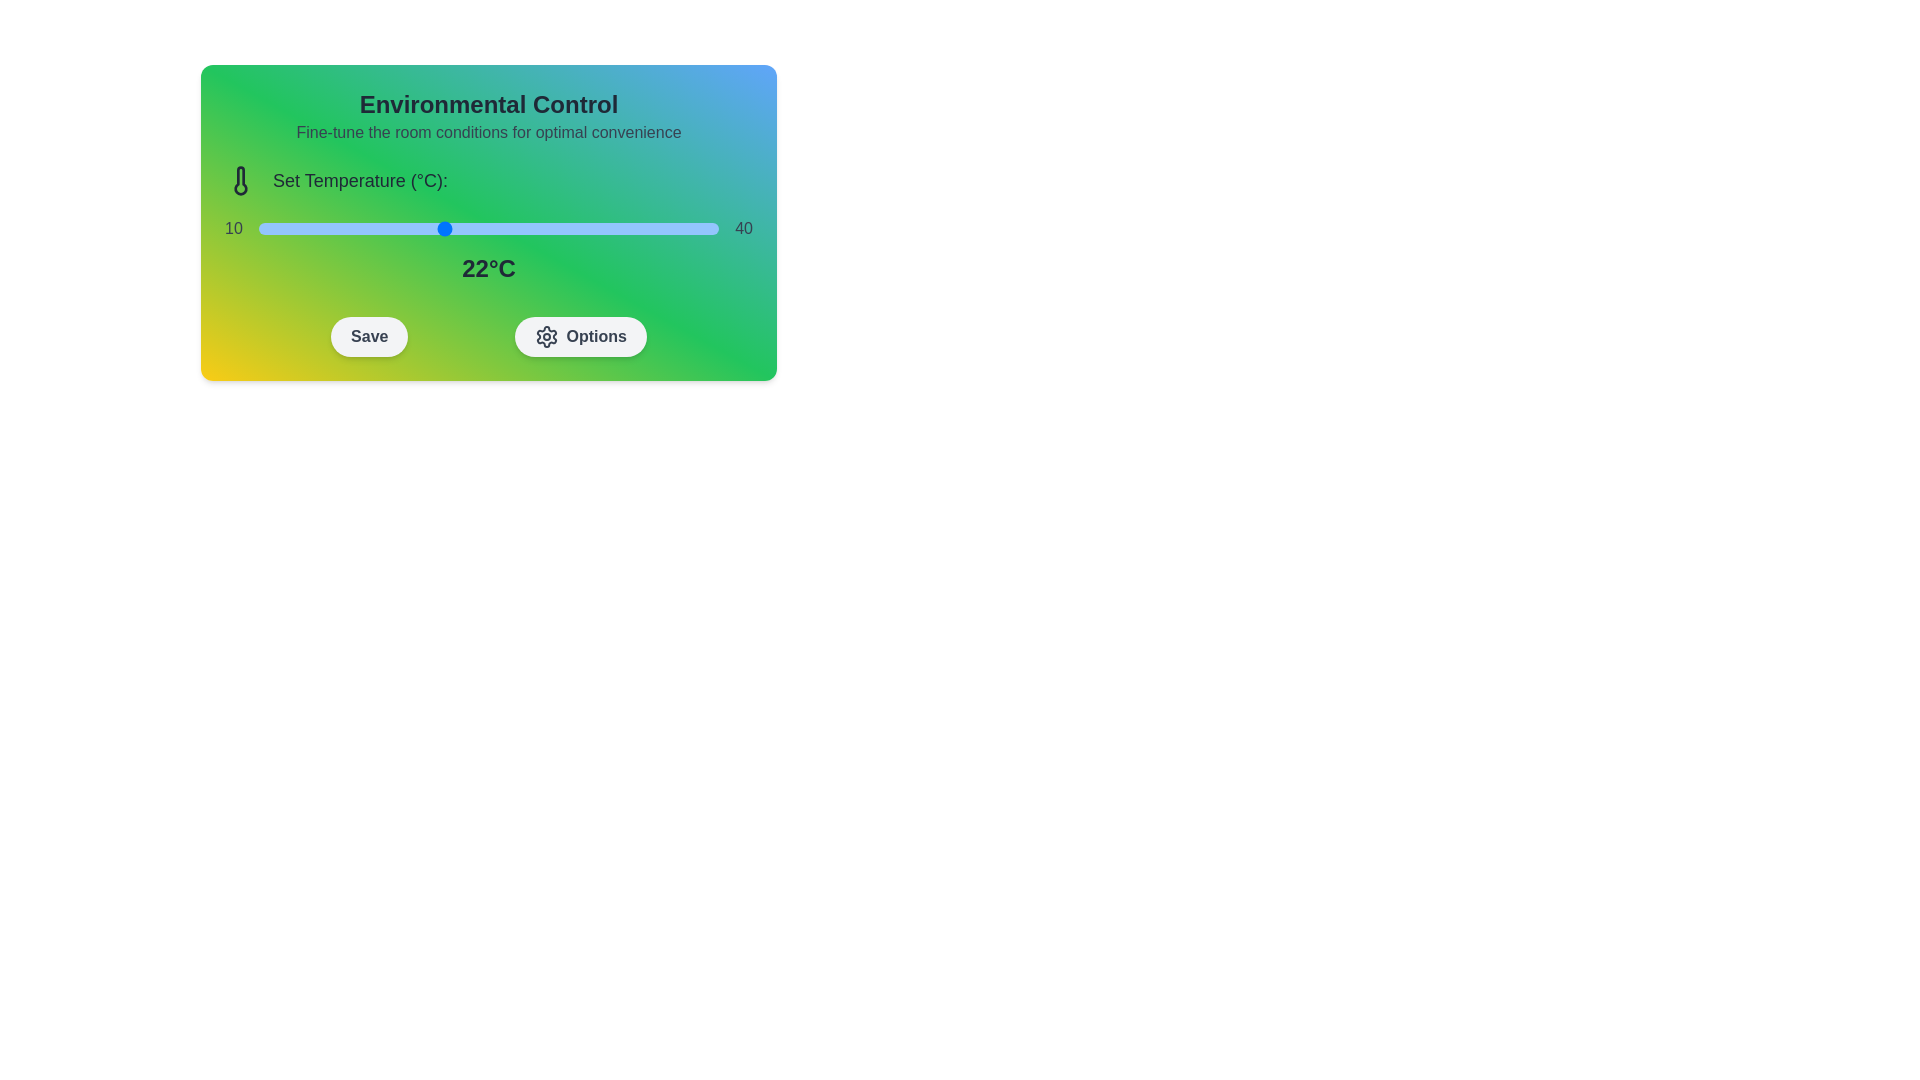 This screenshot has width=1920, height=1080. What do you see at coordinates (579, 227) in the screenshot?
I see `the temperature` at bounding box center [579, 227].